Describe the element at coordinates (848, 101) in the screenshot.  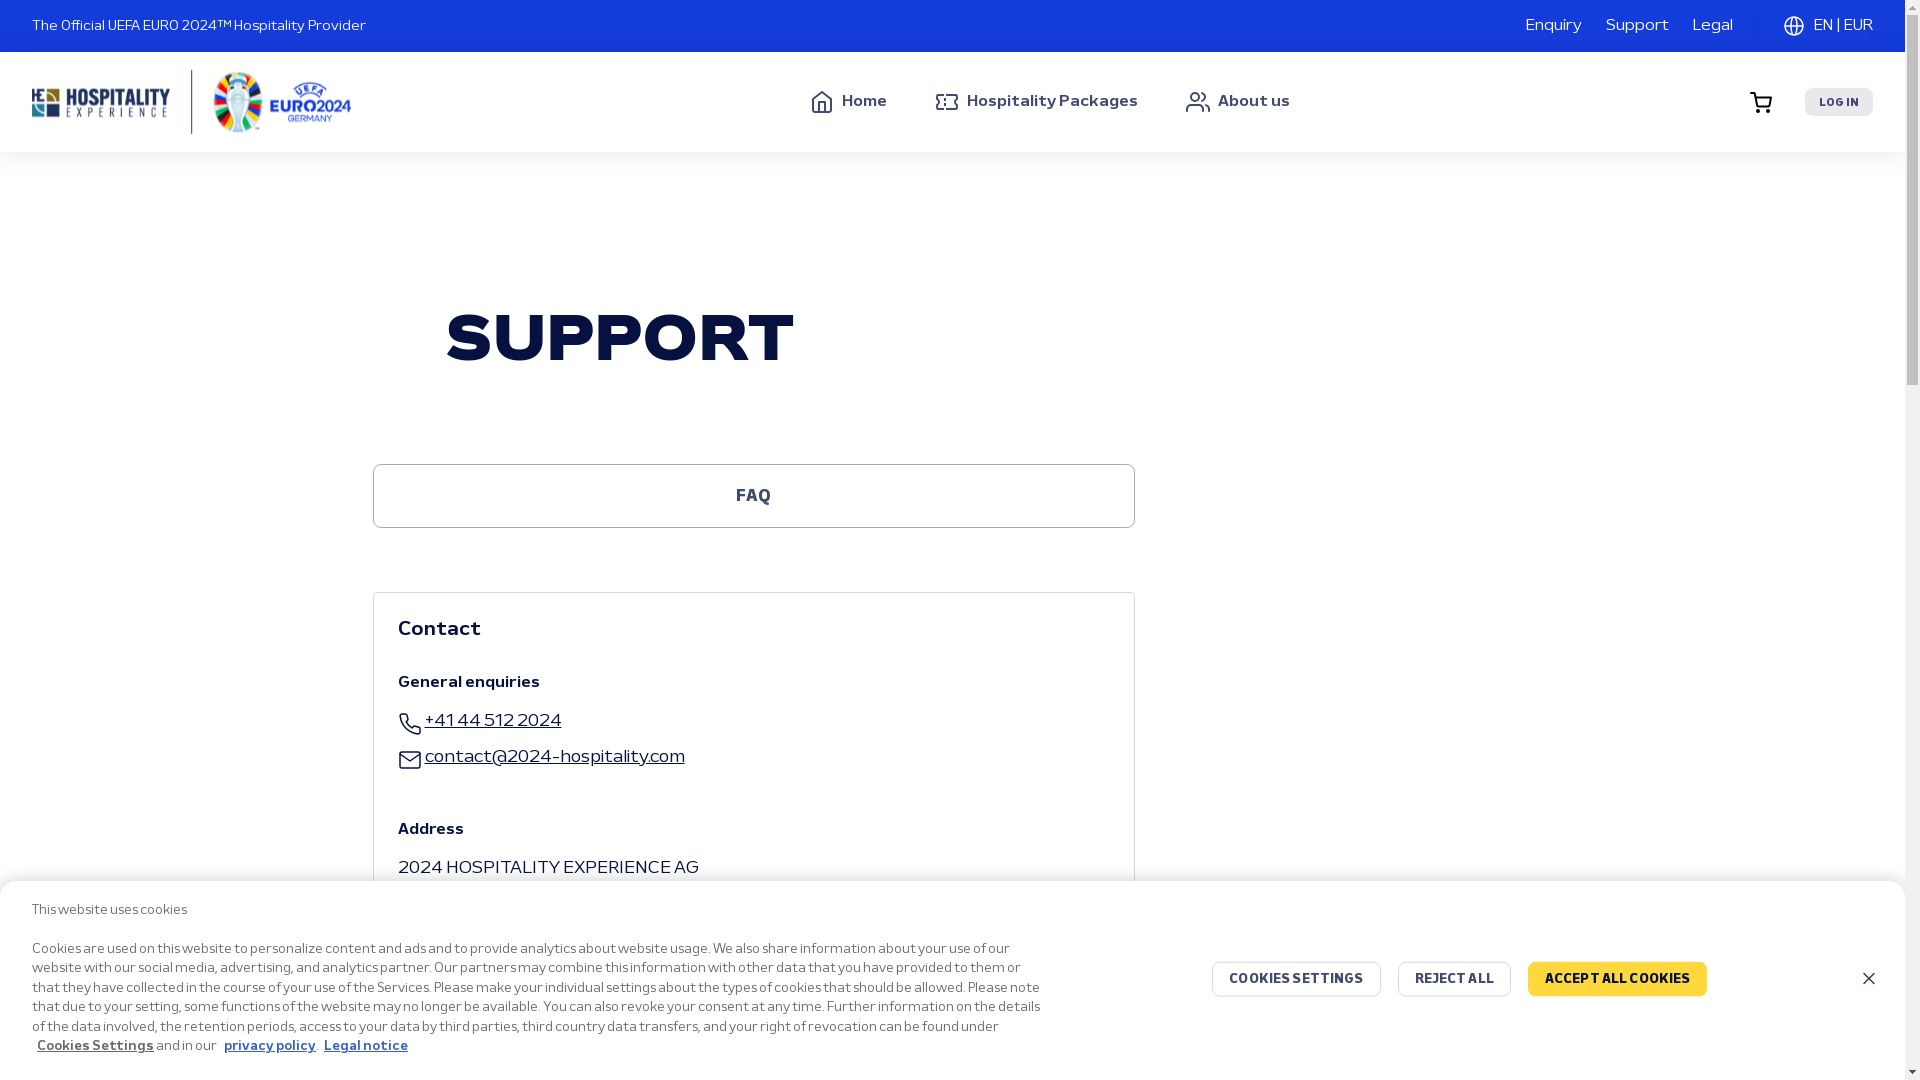
I see `'Home'` at that location.